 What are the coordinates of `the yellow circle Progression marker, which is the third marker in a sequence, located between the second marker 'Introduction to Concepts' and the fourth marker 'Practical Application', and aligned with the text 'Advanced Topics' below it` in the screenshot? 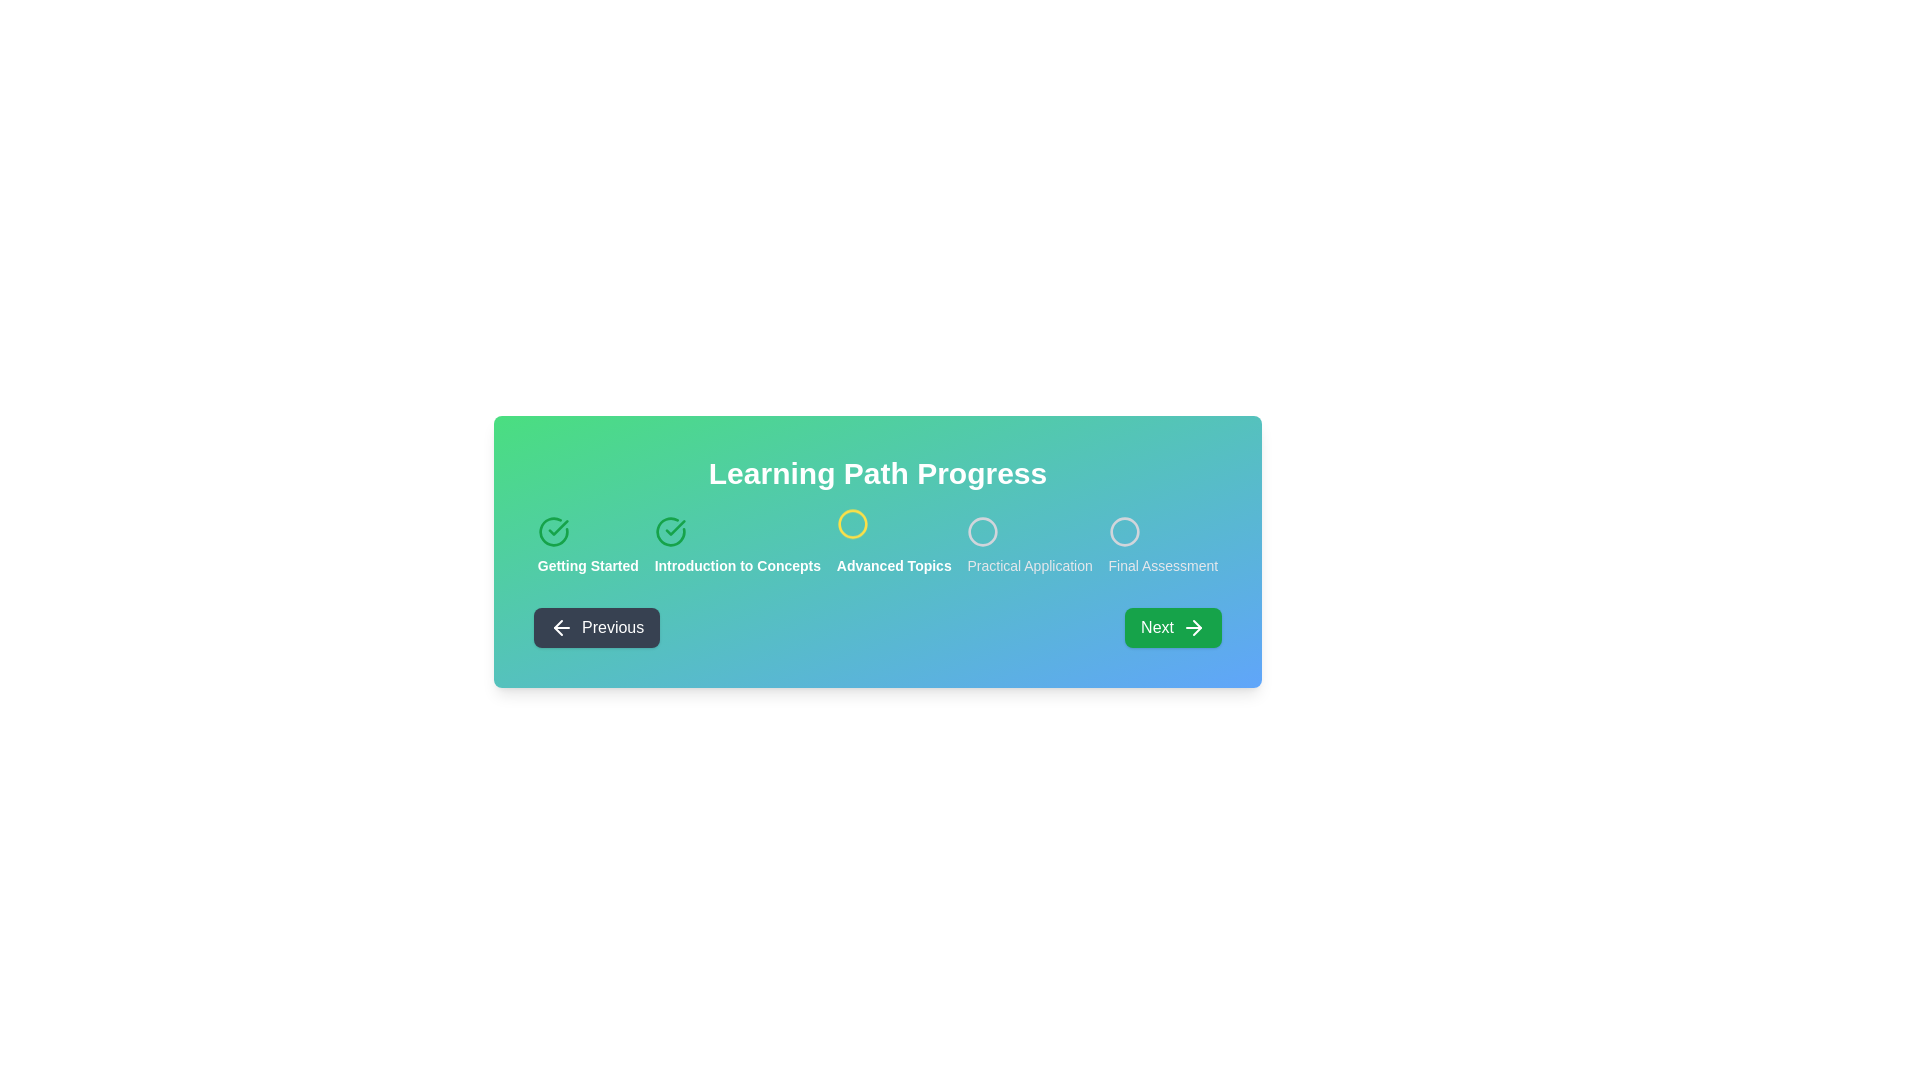 It's located at (852, 527).